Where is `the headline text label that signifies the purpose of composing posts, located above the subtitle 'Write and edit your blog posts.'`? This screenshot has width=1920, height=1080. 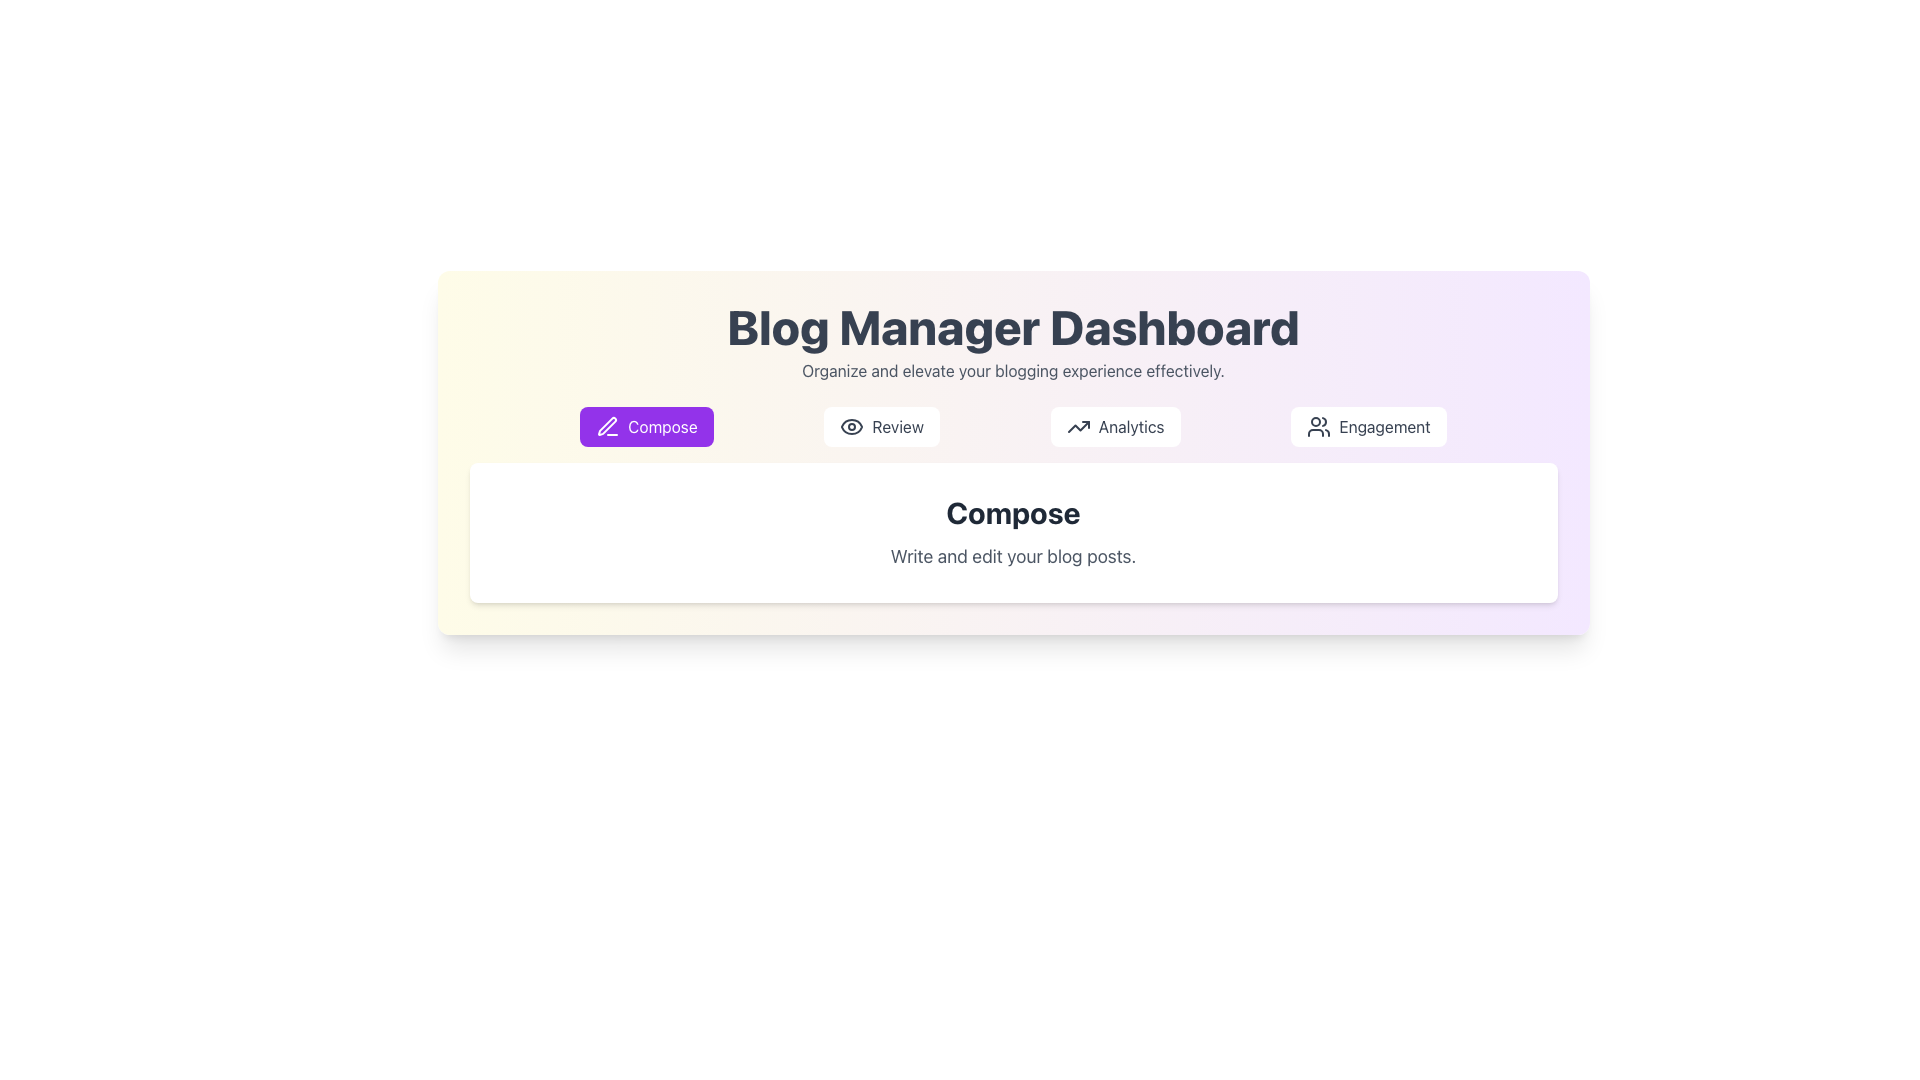 the headline text label that signifies the purpose of composing posts, located above the subtitle 'Write and edit your blog posts.' is located at coordinates (1013, 512).